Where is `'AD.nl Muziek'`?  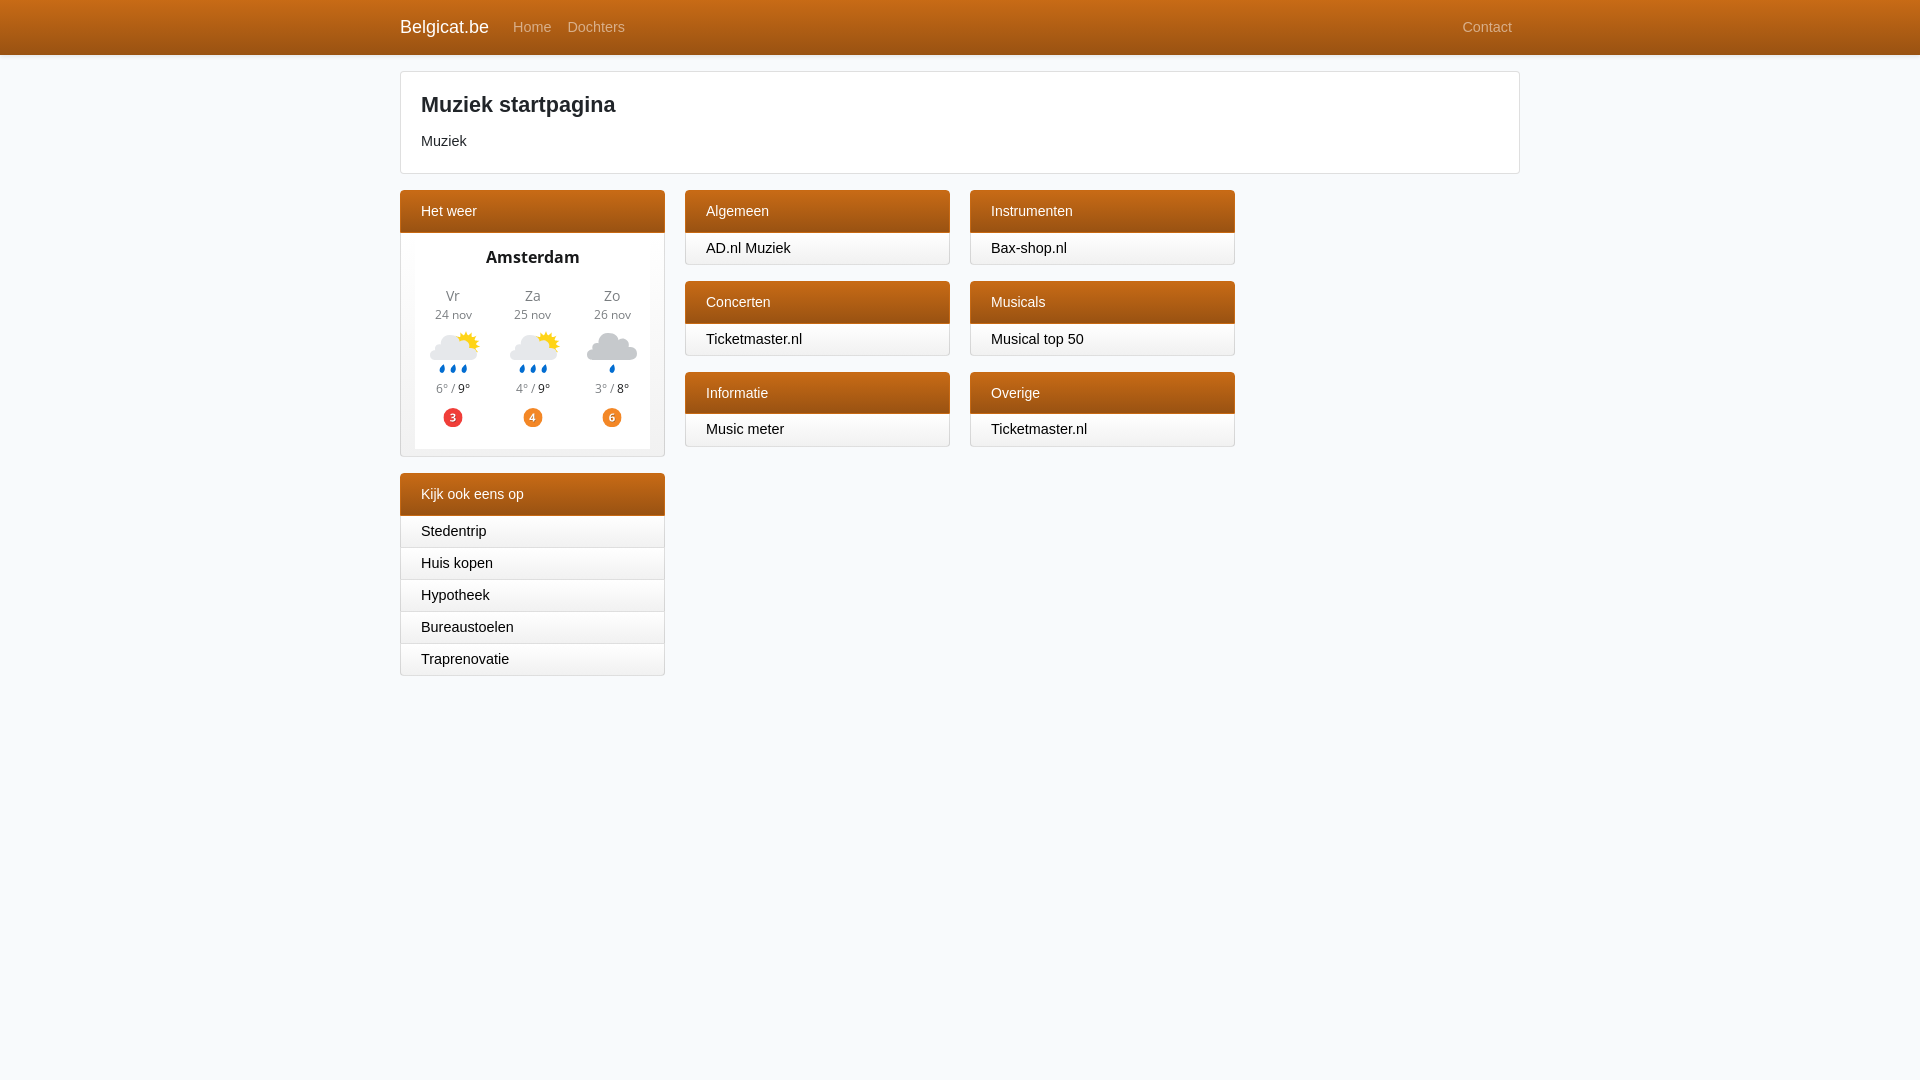
'AD.nl Muziek' is located at coordinates (747, 246).